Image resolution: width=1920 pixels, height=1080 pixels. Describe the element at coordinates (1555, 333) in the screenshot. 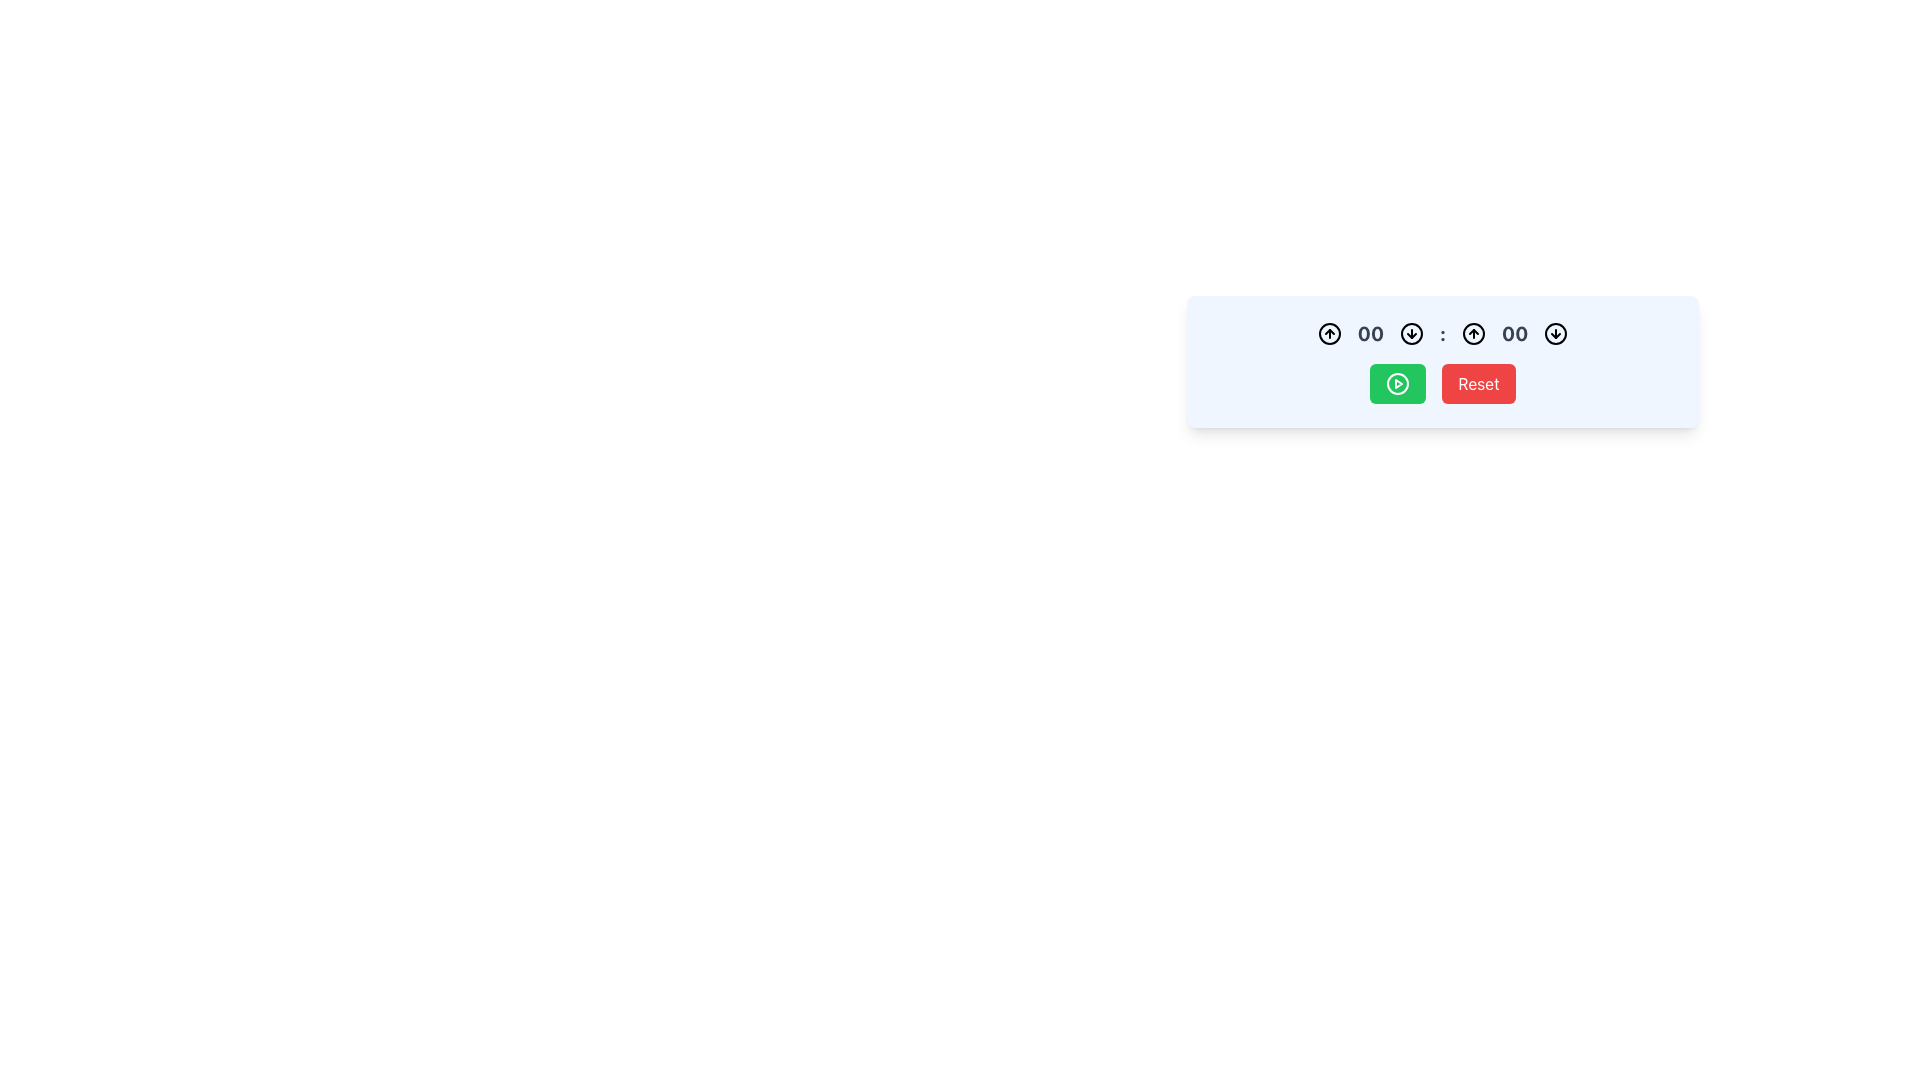

I see `the decrease value button located on the far right of the time adjustment controls` at that location.